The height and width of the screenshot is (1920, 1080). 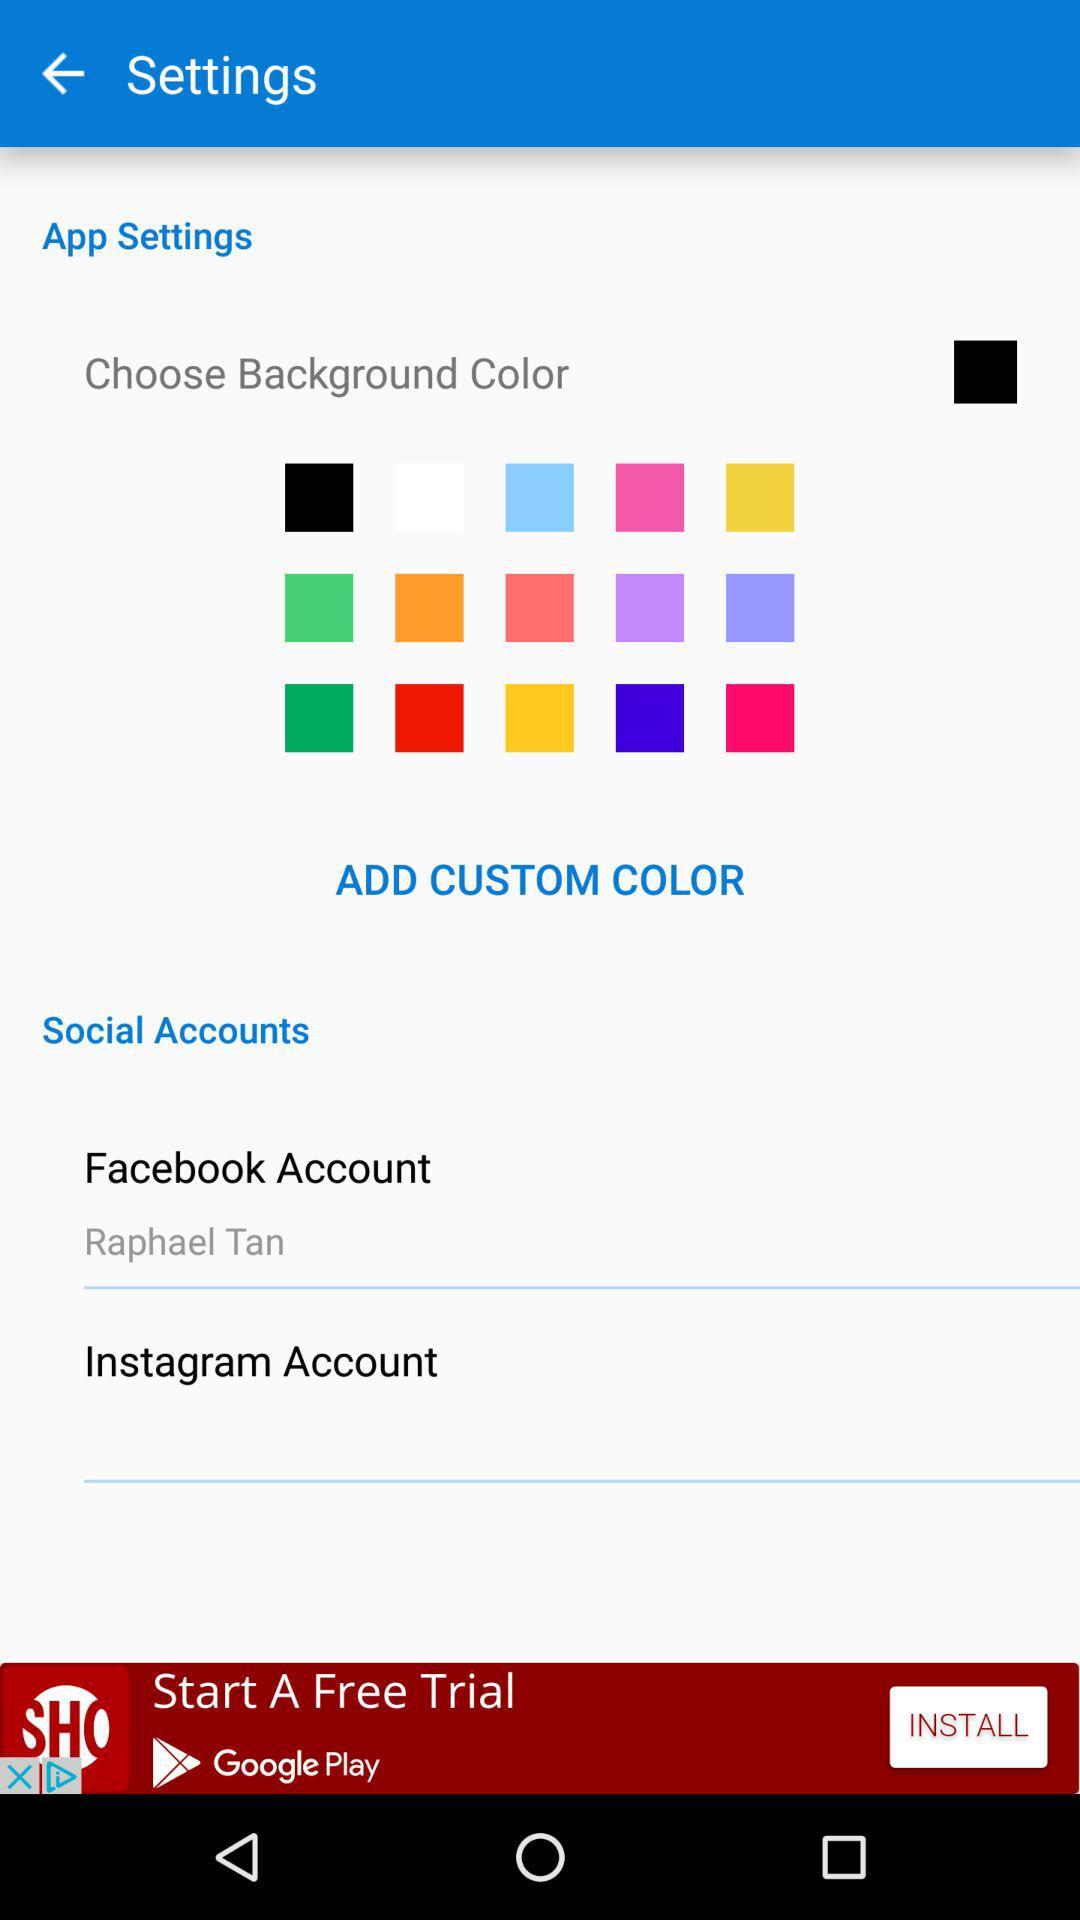 I want to click on choose red background color, so click(x=428, y=718).